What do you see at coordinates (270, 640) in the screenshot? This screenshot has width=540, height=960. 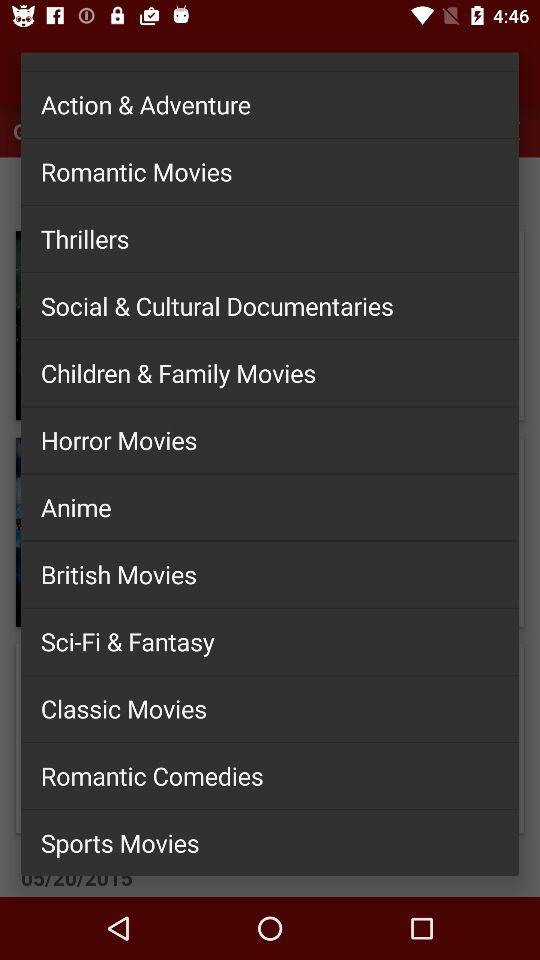 I see `the    sci-fi & fantasy icon` at bounding box center [270, 640].